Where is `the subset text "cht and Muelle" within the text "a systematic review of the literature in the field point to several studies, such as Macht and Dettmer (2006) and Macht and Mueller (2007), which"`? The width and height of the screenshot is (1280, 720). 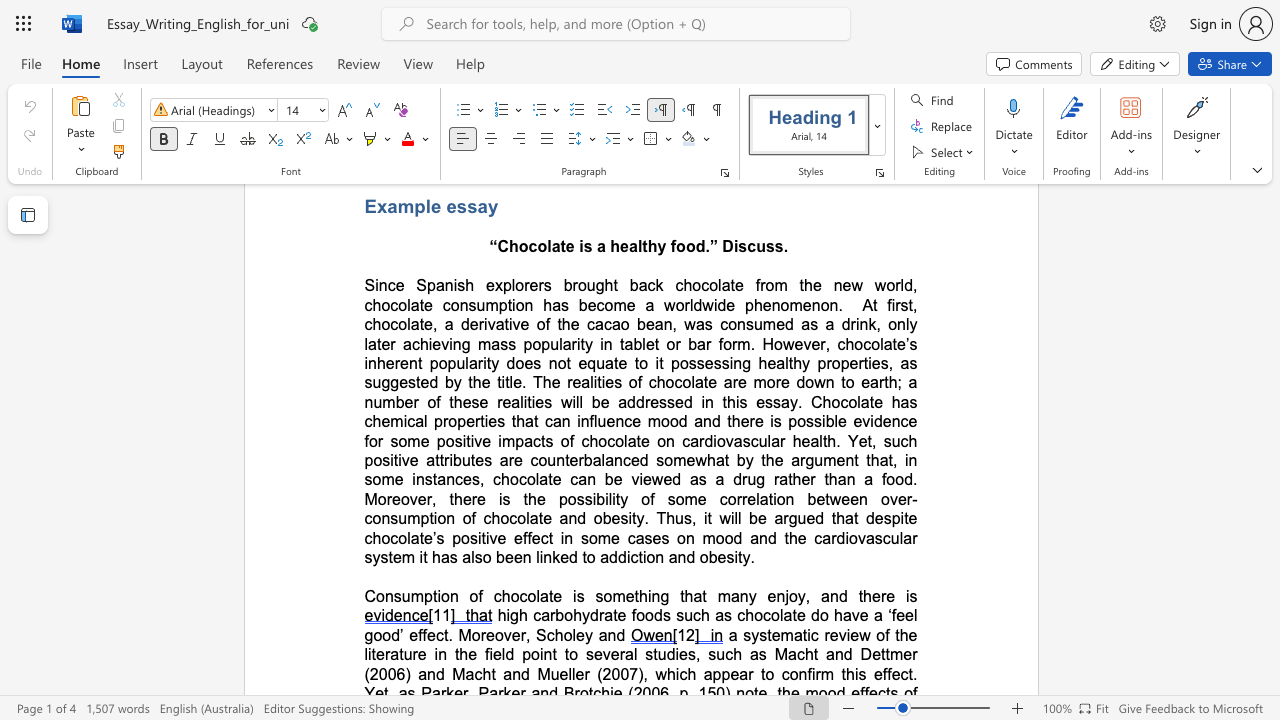 the subset text "cht and Muelle" within the text "a systematic review of the literature in the field point to several studies, such as Macht and Dettmer (2006) and Macht and Mueller (2007), which" is located at coordinates (473, 674).